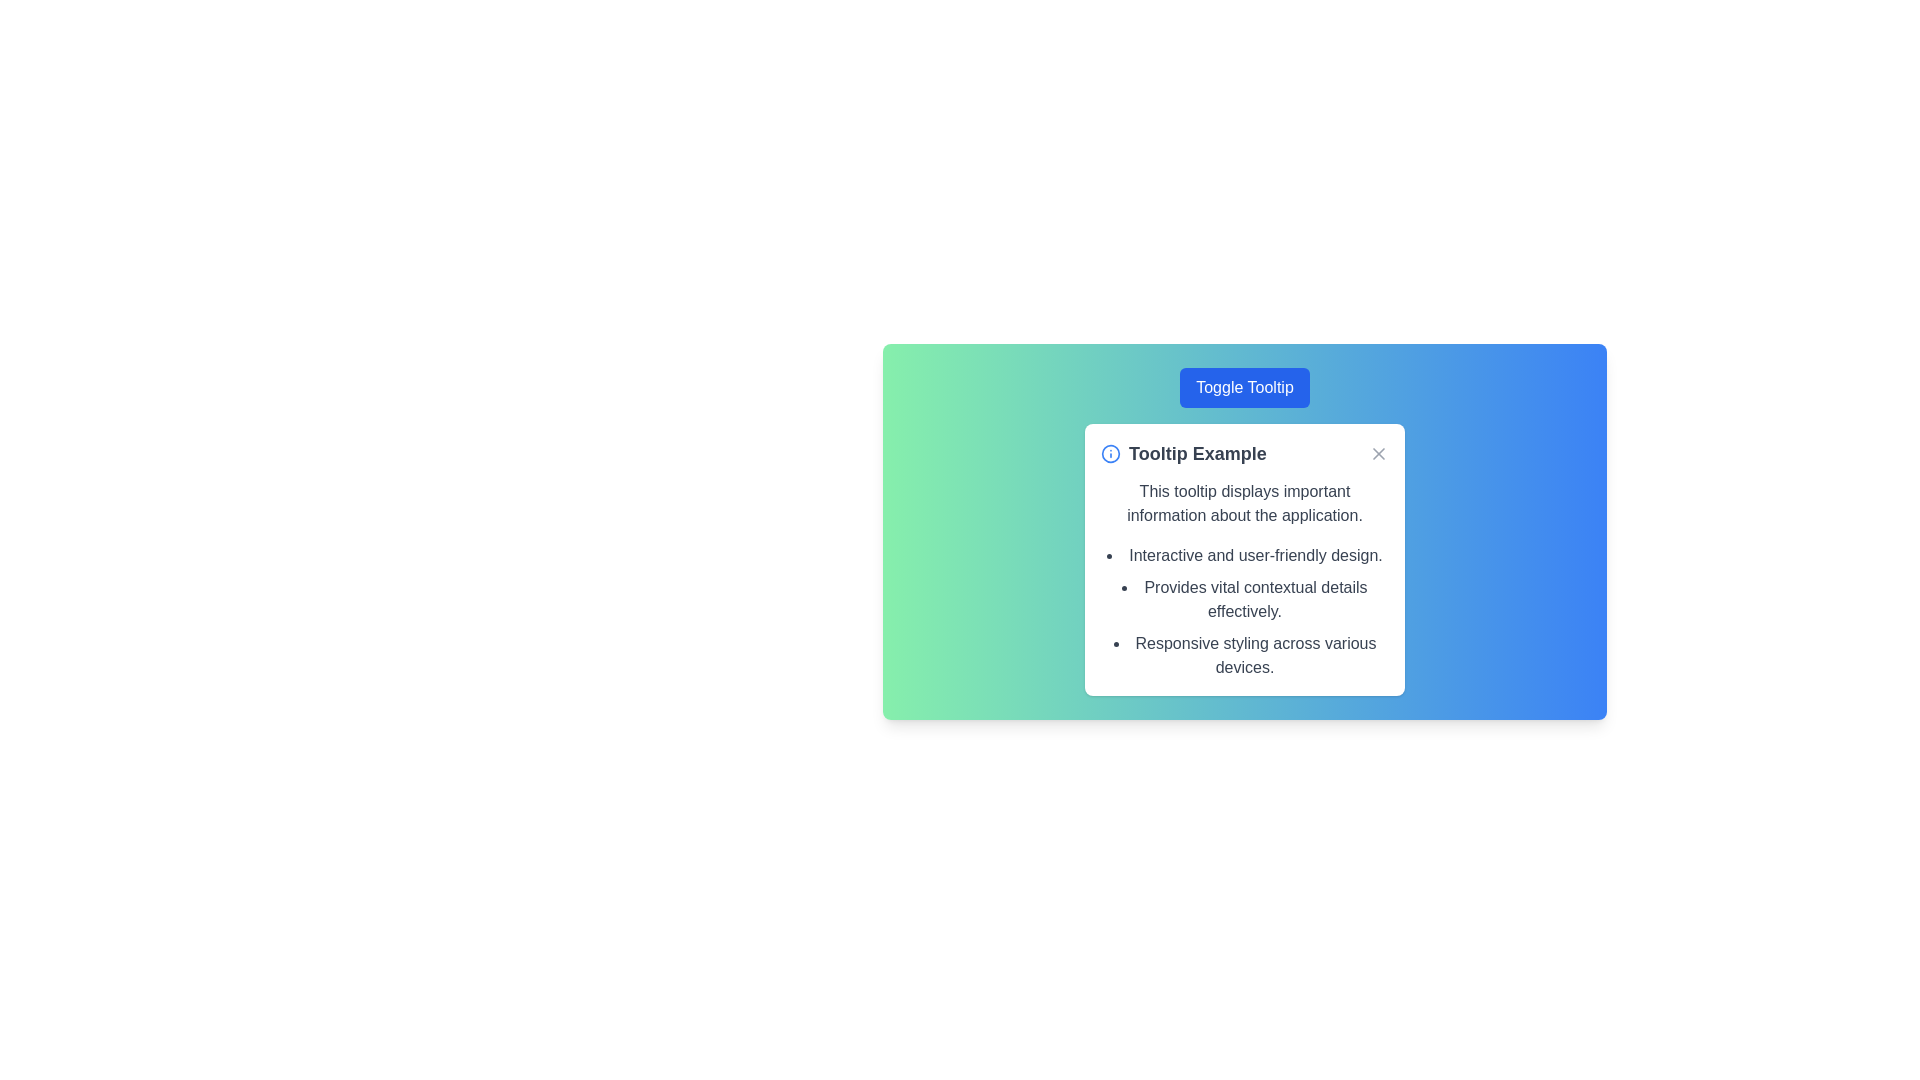  I want to click on the icon located on the left side of the title text 'Tooltip Example', which indicates important or explanatory information in the tooltip box, so click(1109, 454).